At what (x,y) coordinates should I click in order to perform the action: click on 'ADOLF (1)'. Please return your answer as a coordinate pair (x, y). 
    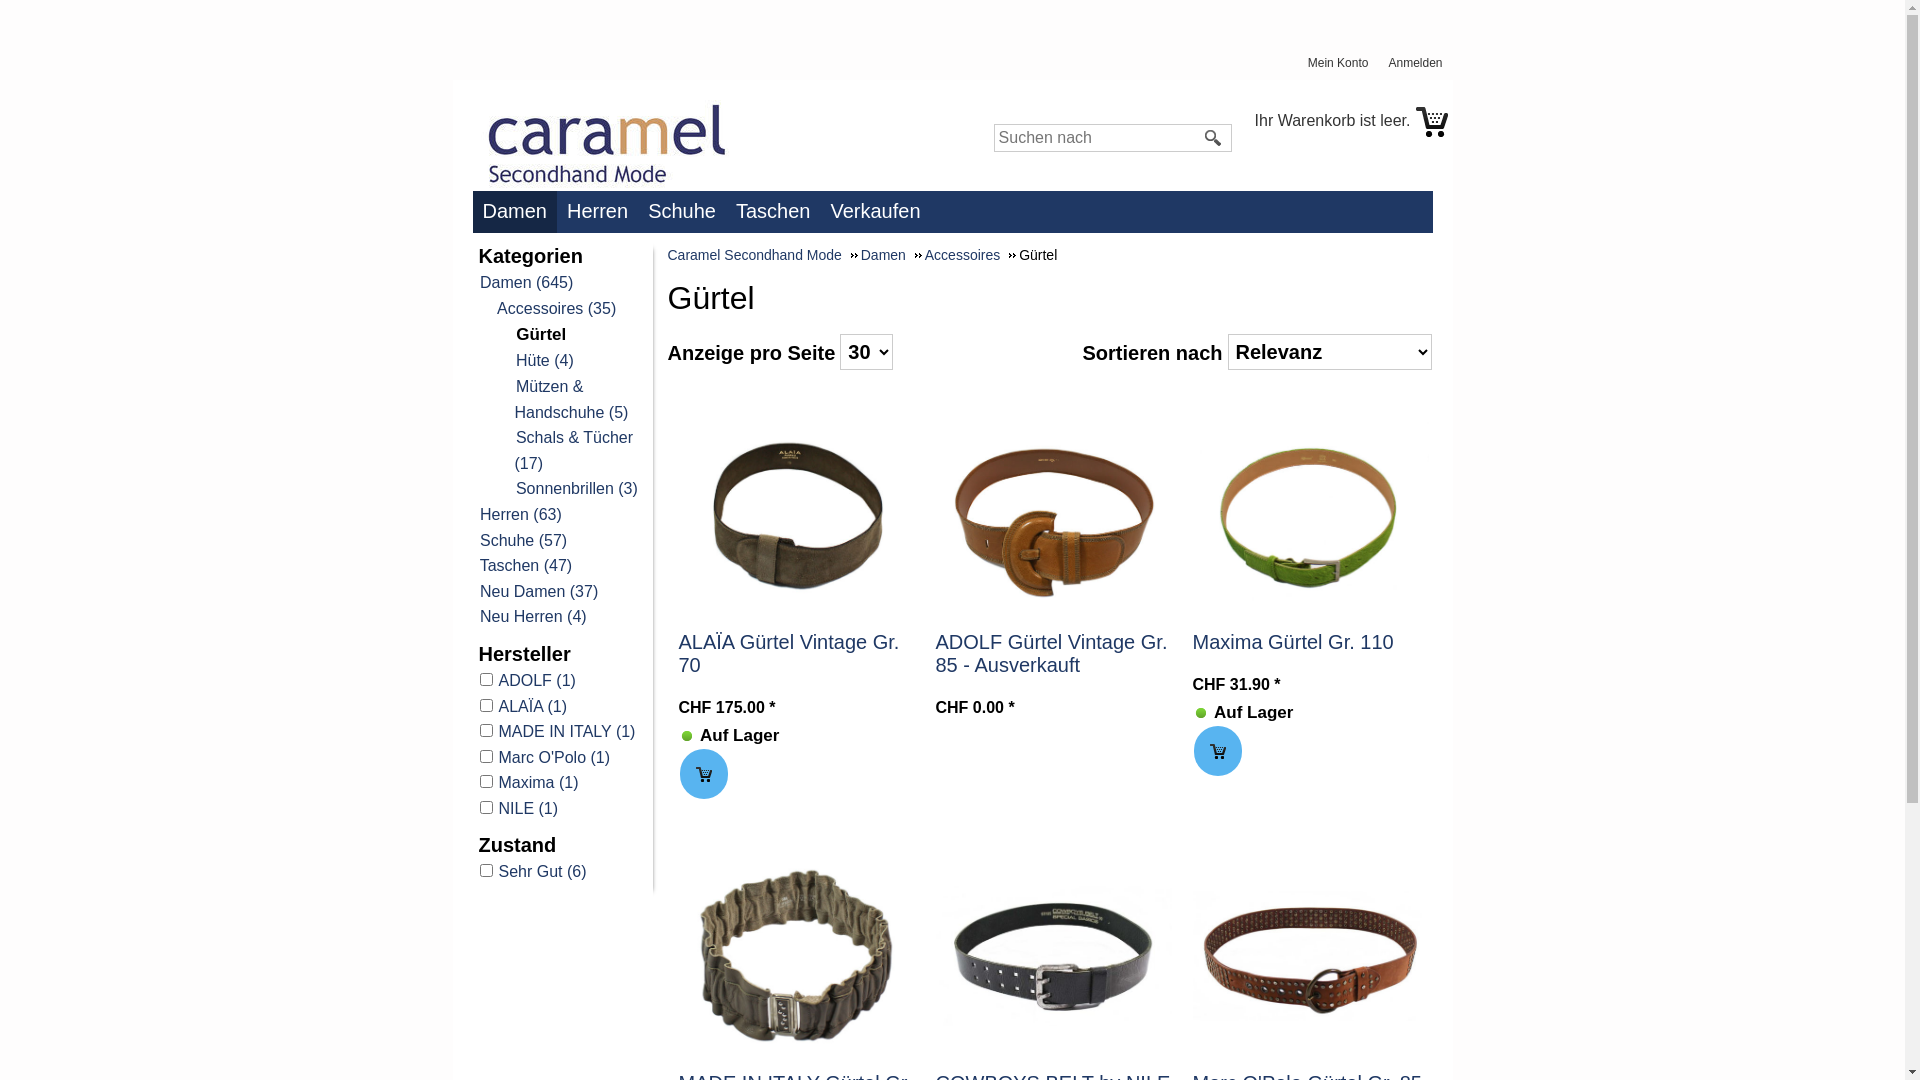
    Looking at the image, I should click on (477, 680).